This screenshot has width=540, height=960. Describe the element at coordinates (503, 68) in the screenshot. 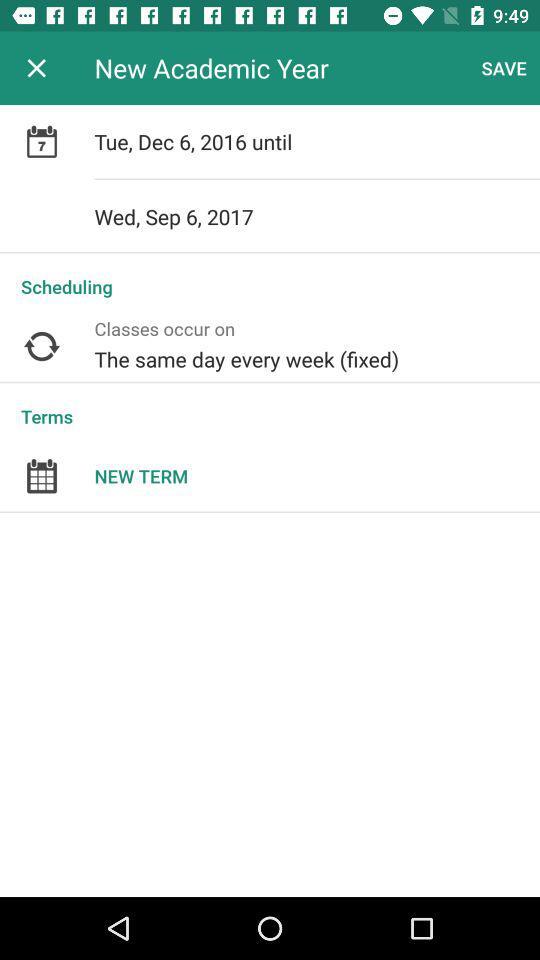

I see `the icon next to the new academic year` at that location.